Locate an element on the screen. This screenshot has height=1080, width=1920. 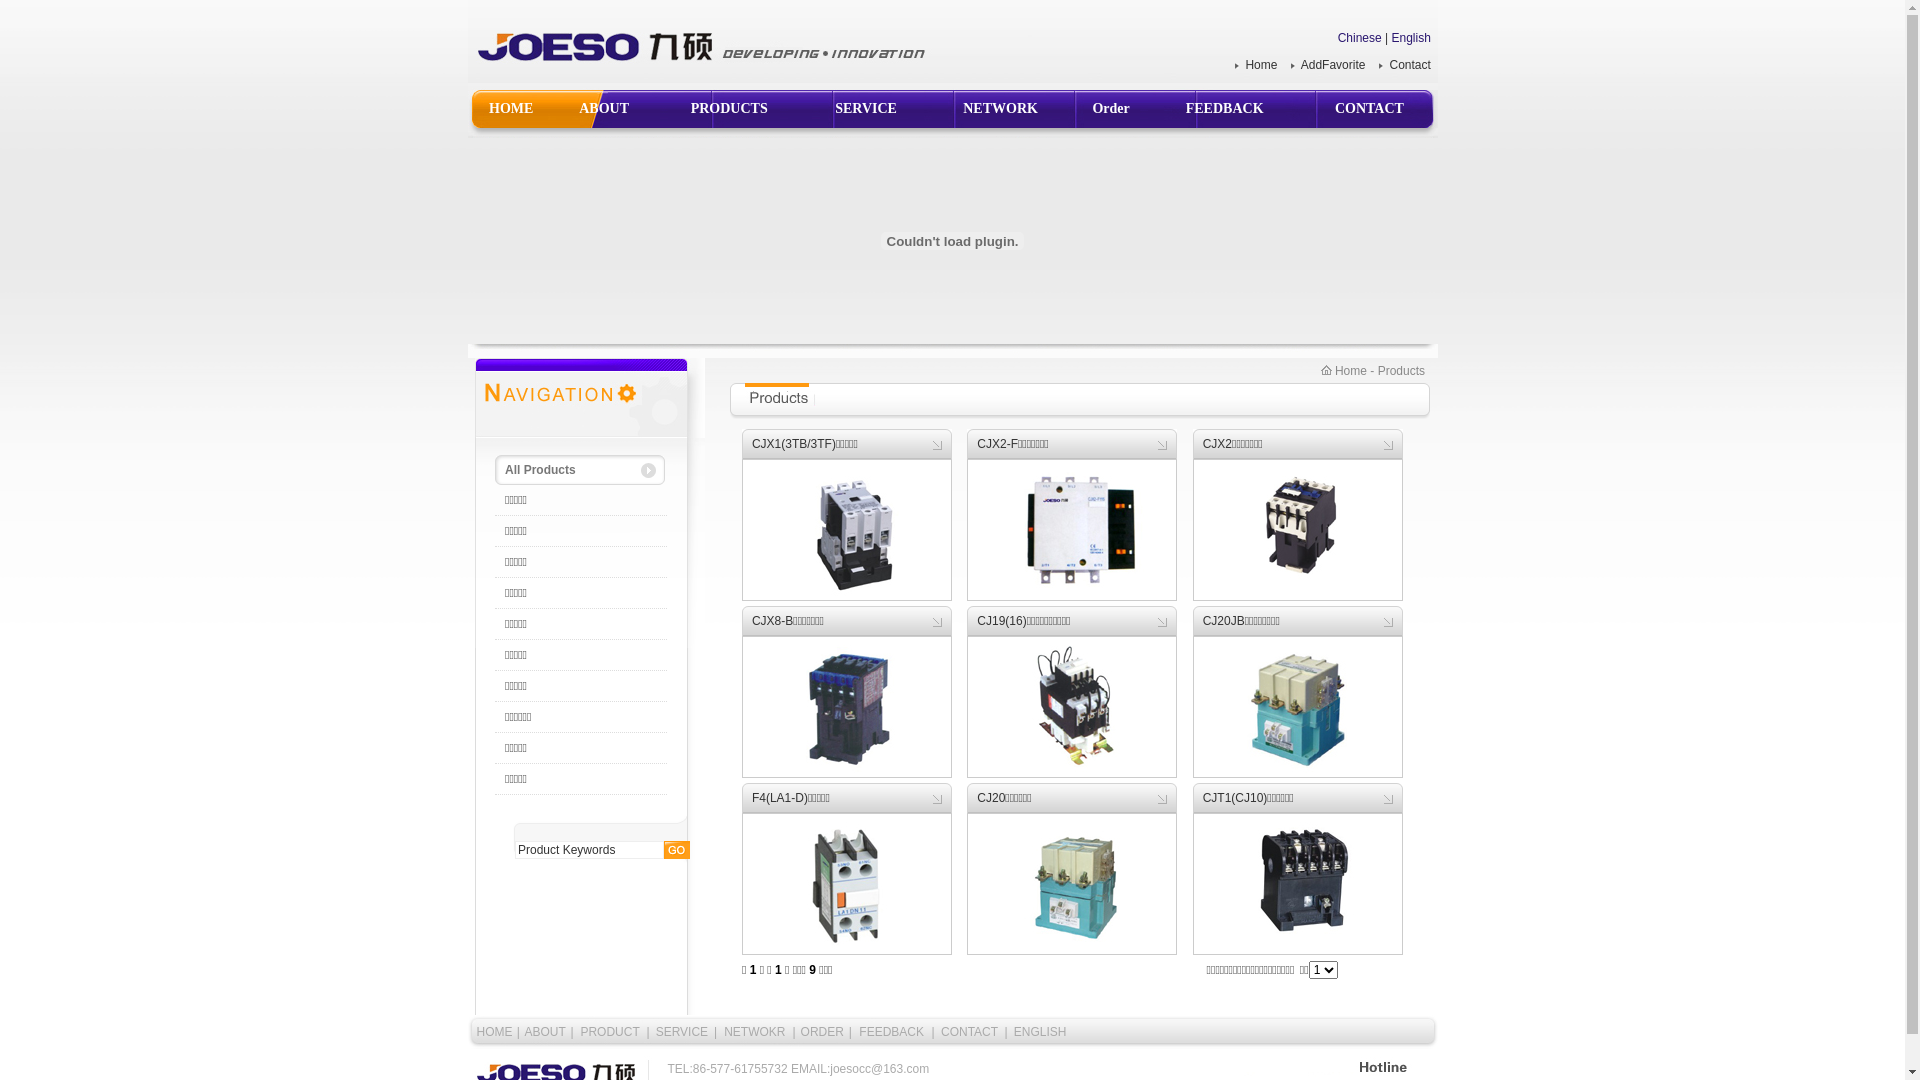
'Order' is located at coordinates (1109, 102).